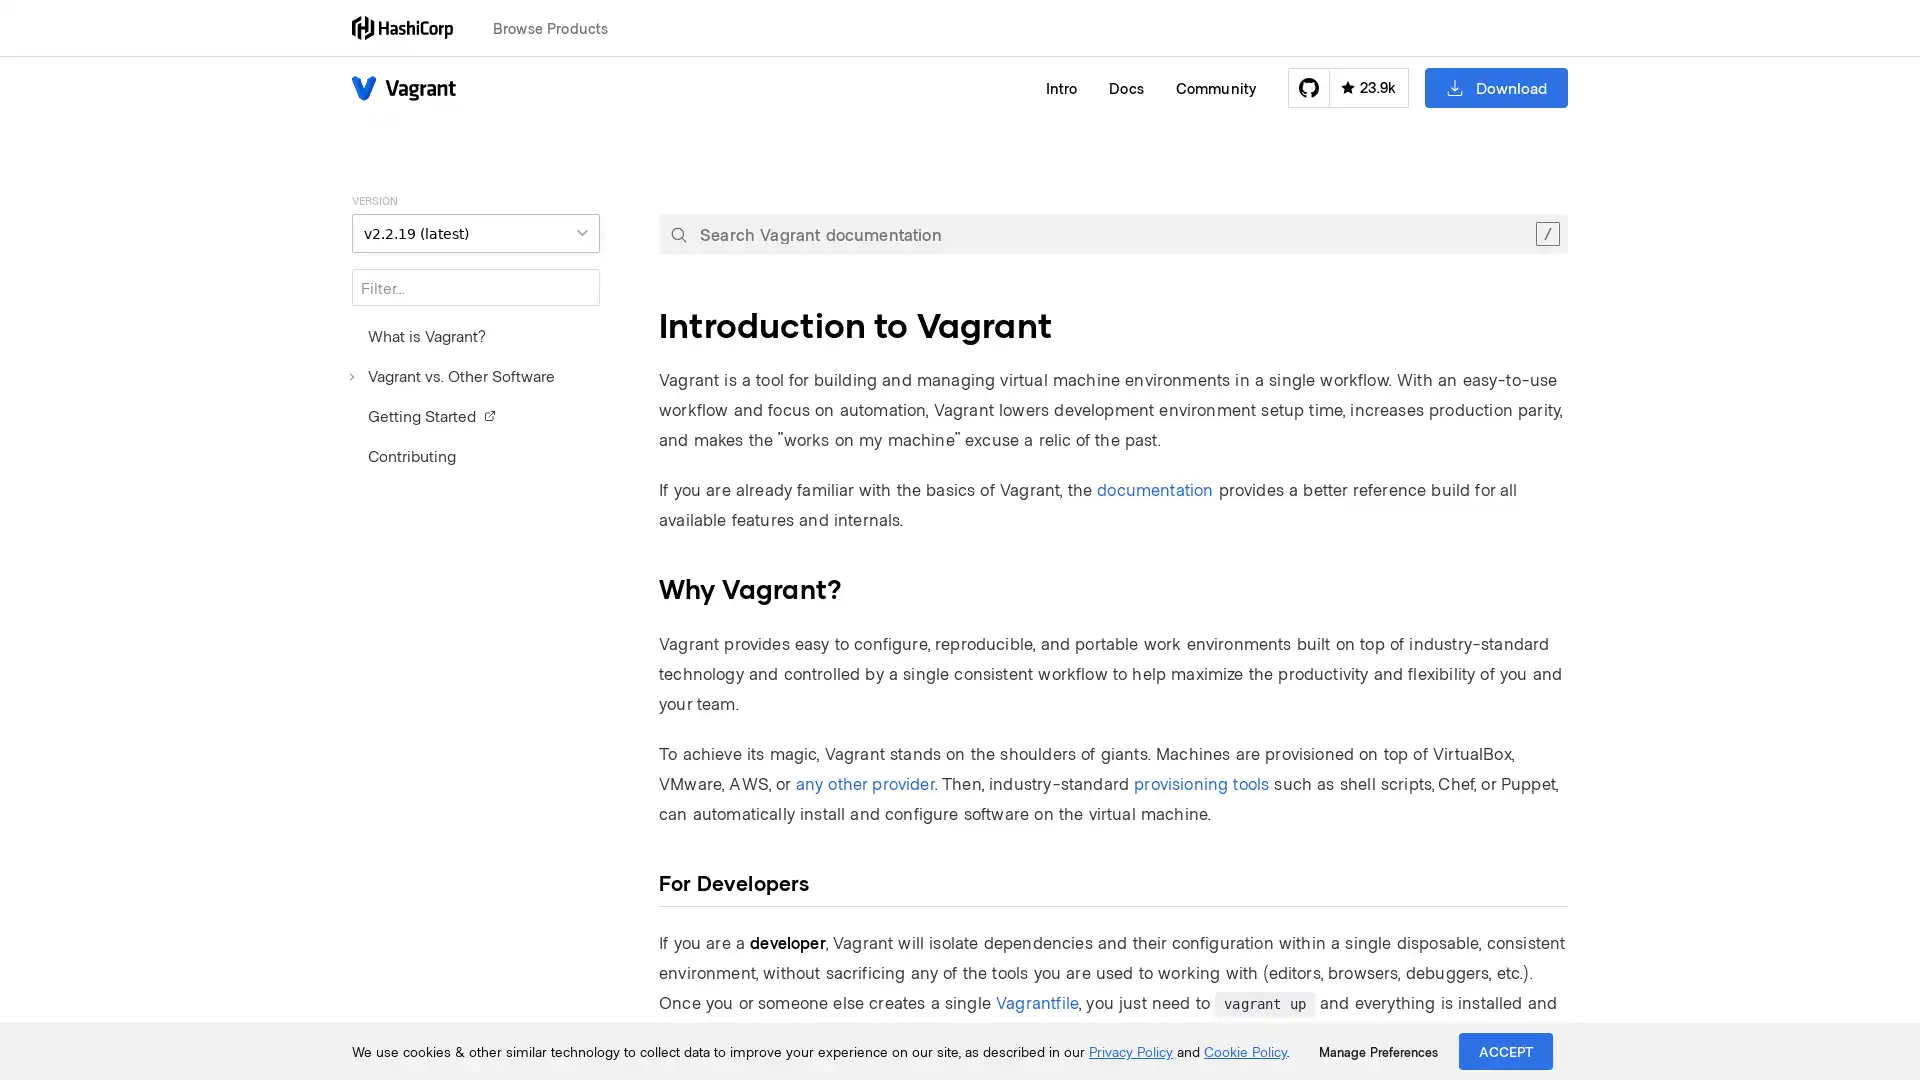 This screenshot has width=1920, height=1080. What do you see at coordinates (1377, 1051) in the screenshot?
I see `Manage Preferences` at bounding box center [1377, 1051].